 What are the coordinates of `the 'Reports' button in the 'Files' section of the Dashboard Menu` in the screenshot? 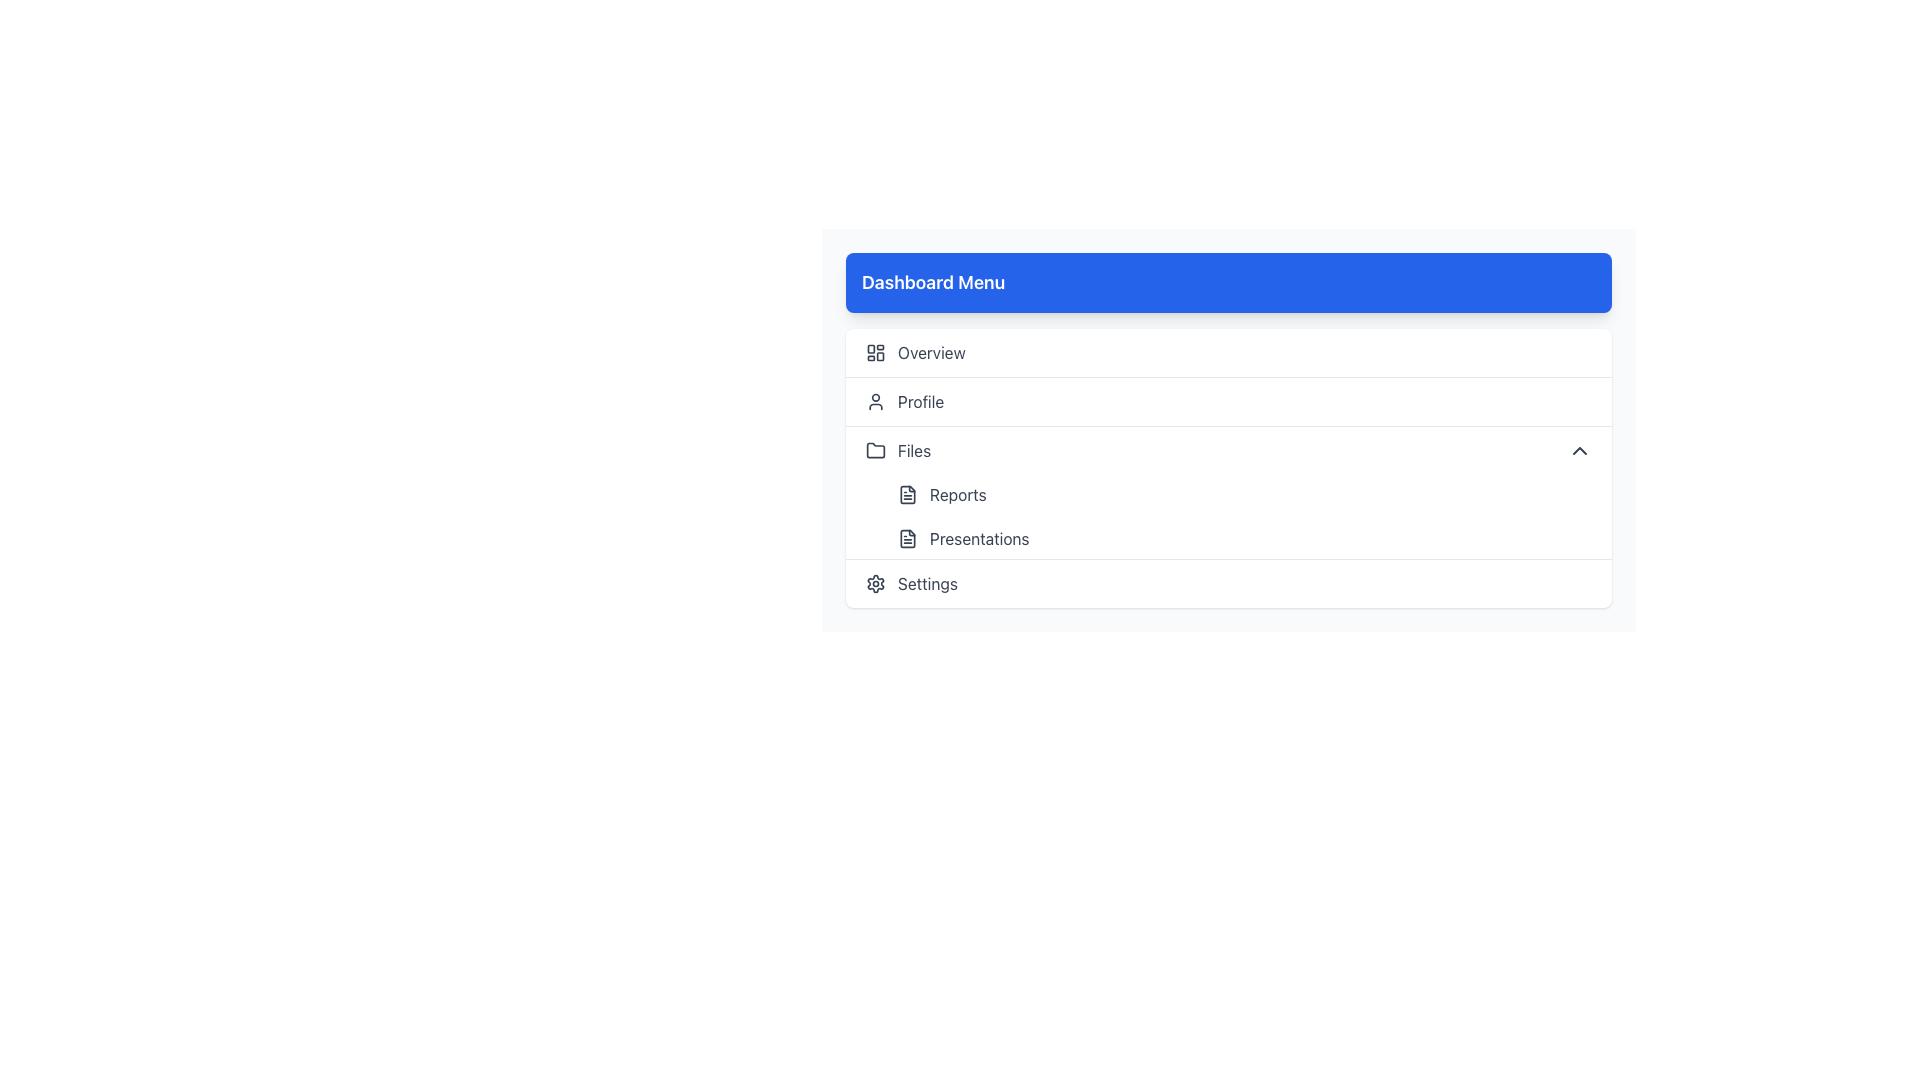 It's located at (1243, 494).